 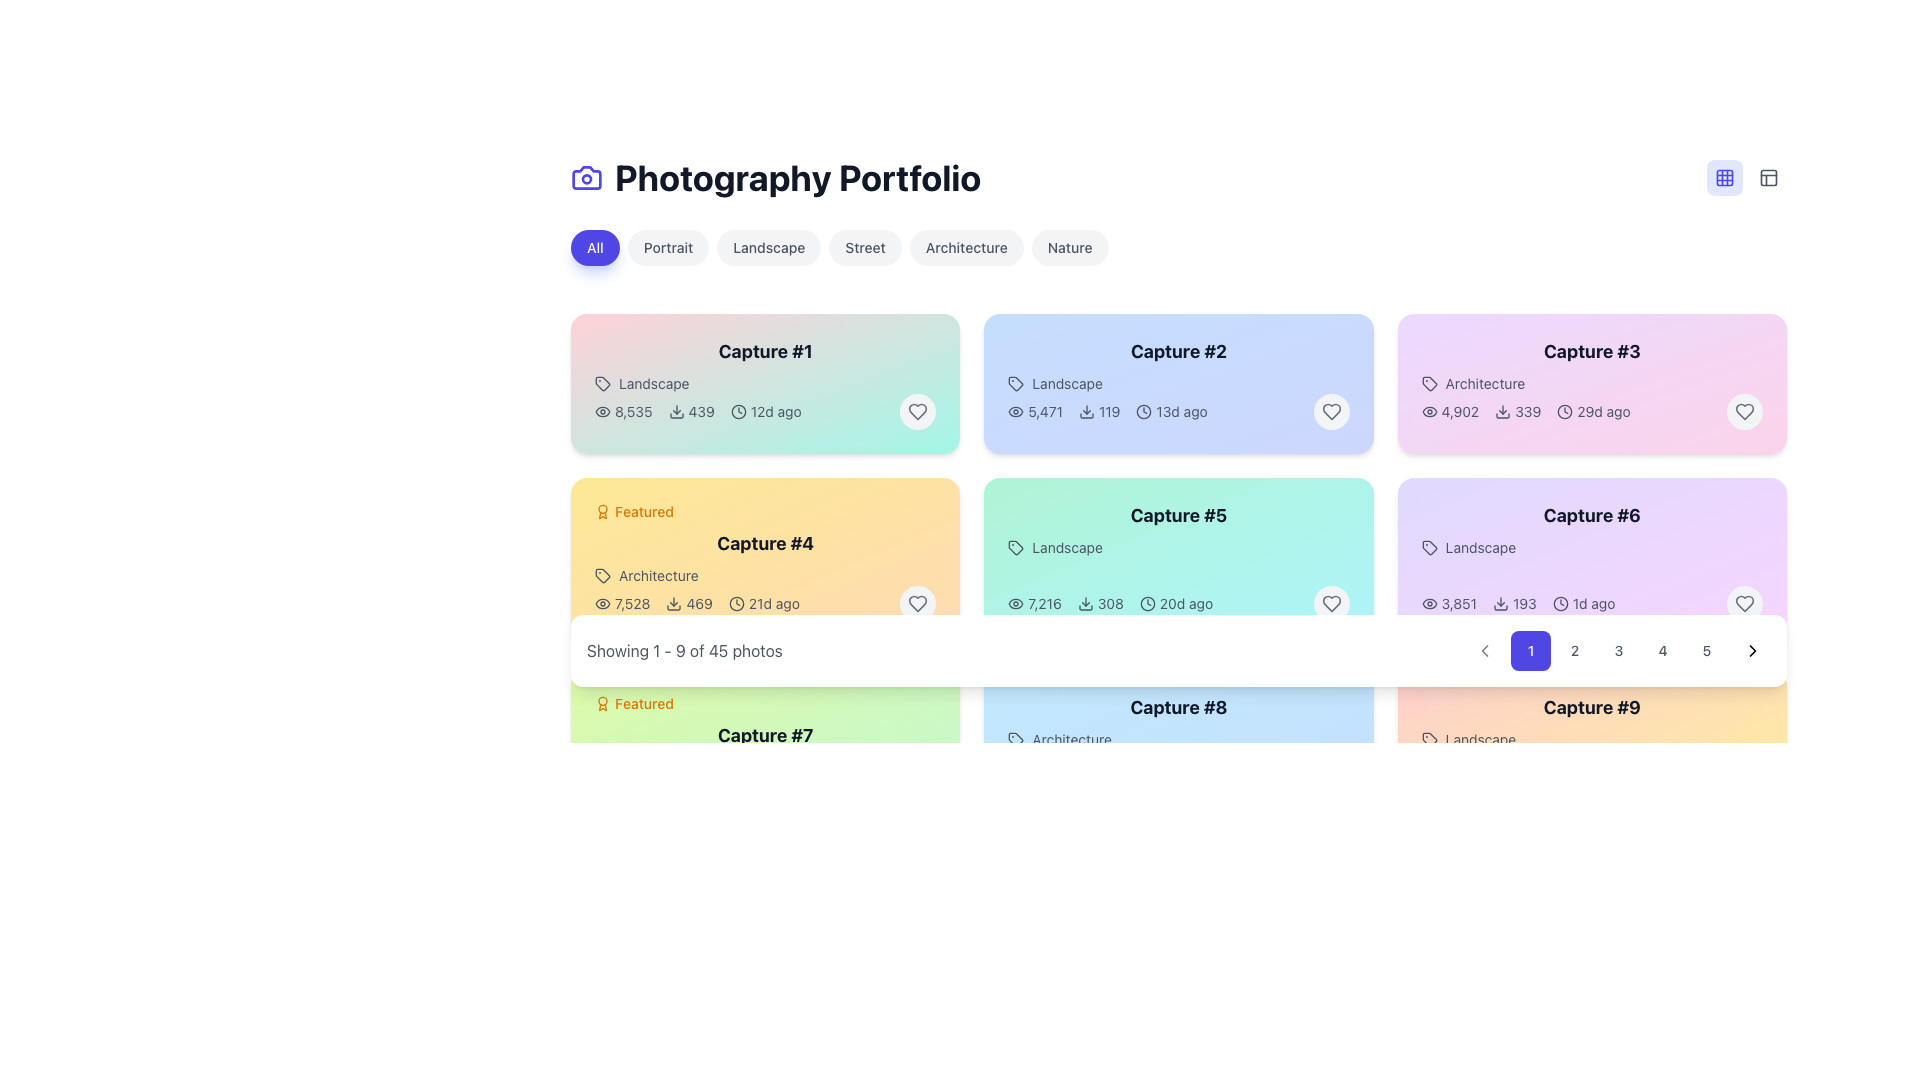 I want to click on visual styling of the text element indicating the time elapsed since the last update, located in the bottom-right corner of the 'Capture #5' card, so click(x=1176, y=603).